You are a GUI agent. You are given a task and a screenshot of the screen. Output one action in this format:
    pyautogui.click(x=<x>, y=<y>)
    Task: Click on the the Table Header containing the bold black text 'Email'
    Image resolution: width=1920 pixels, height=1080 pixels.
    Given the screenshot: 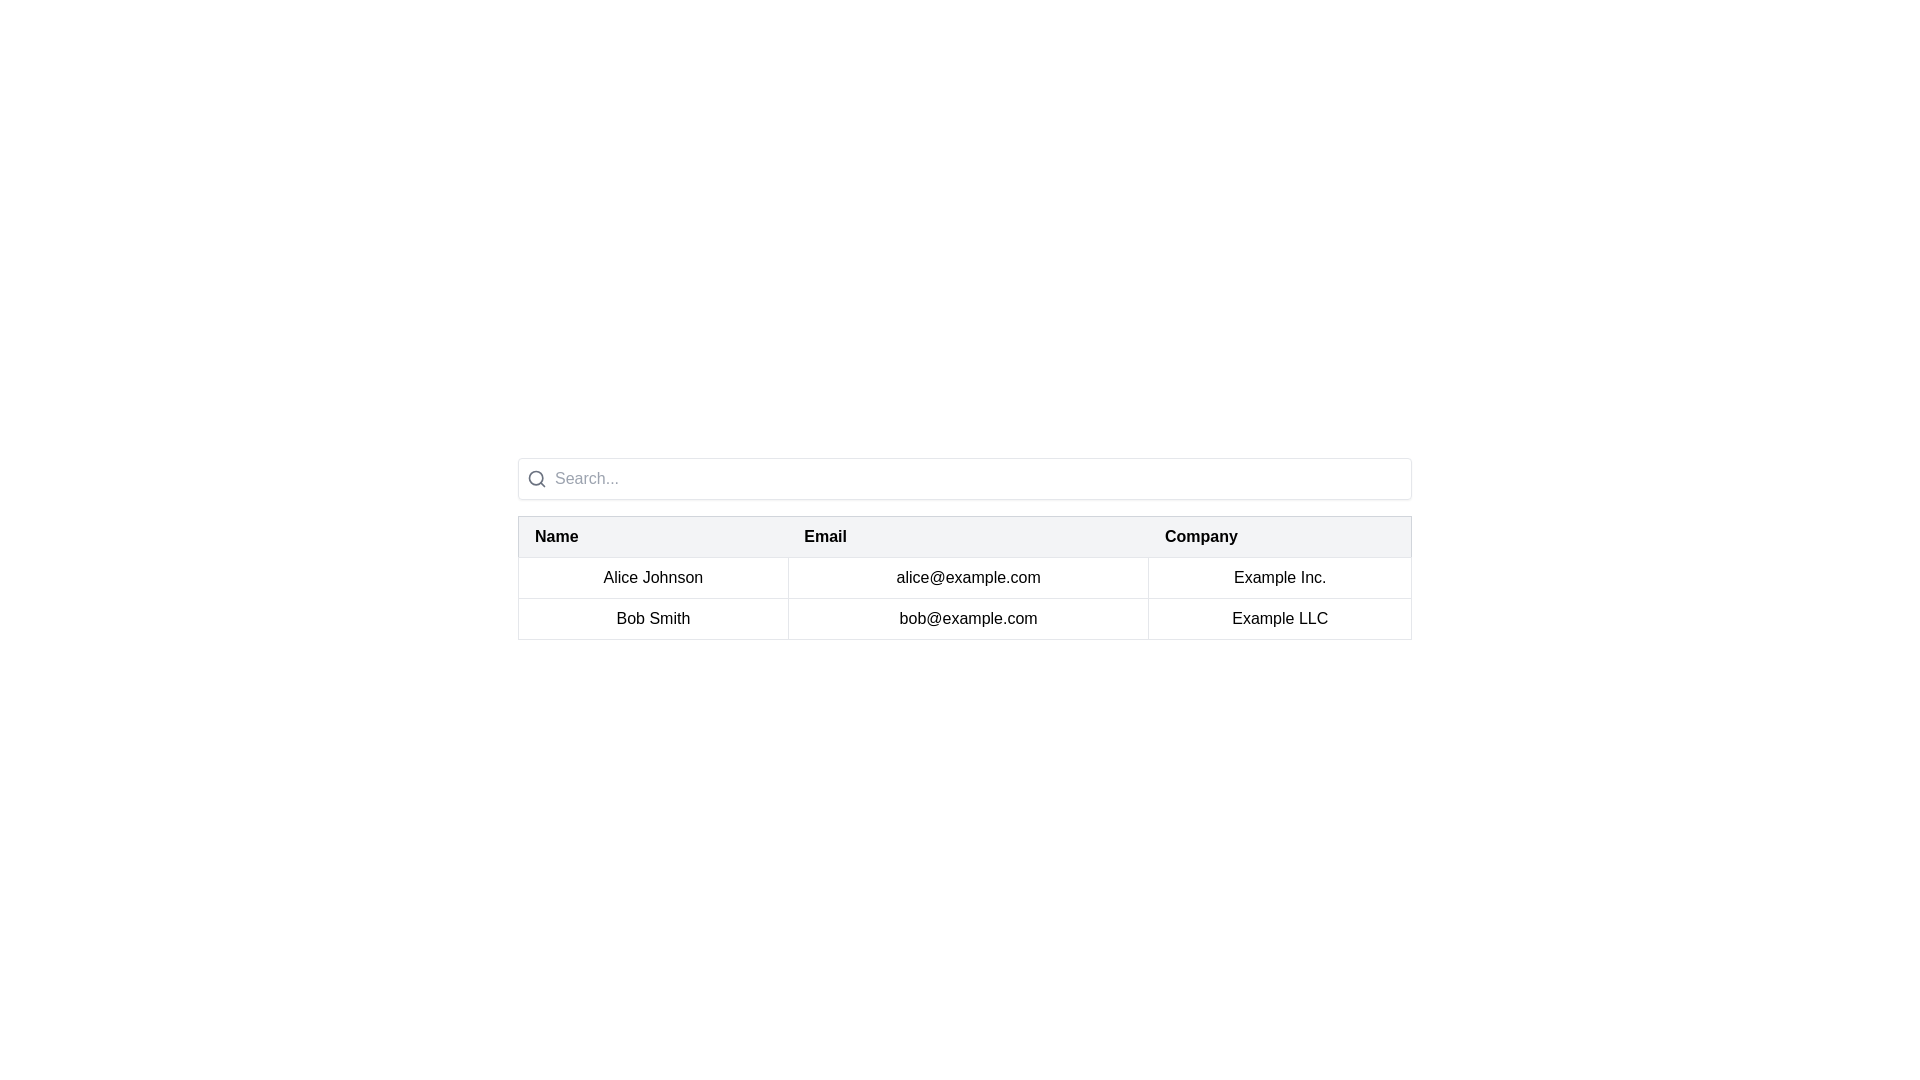 What is the action you would take?
    pyautogui.click(x=968, y=535)
    